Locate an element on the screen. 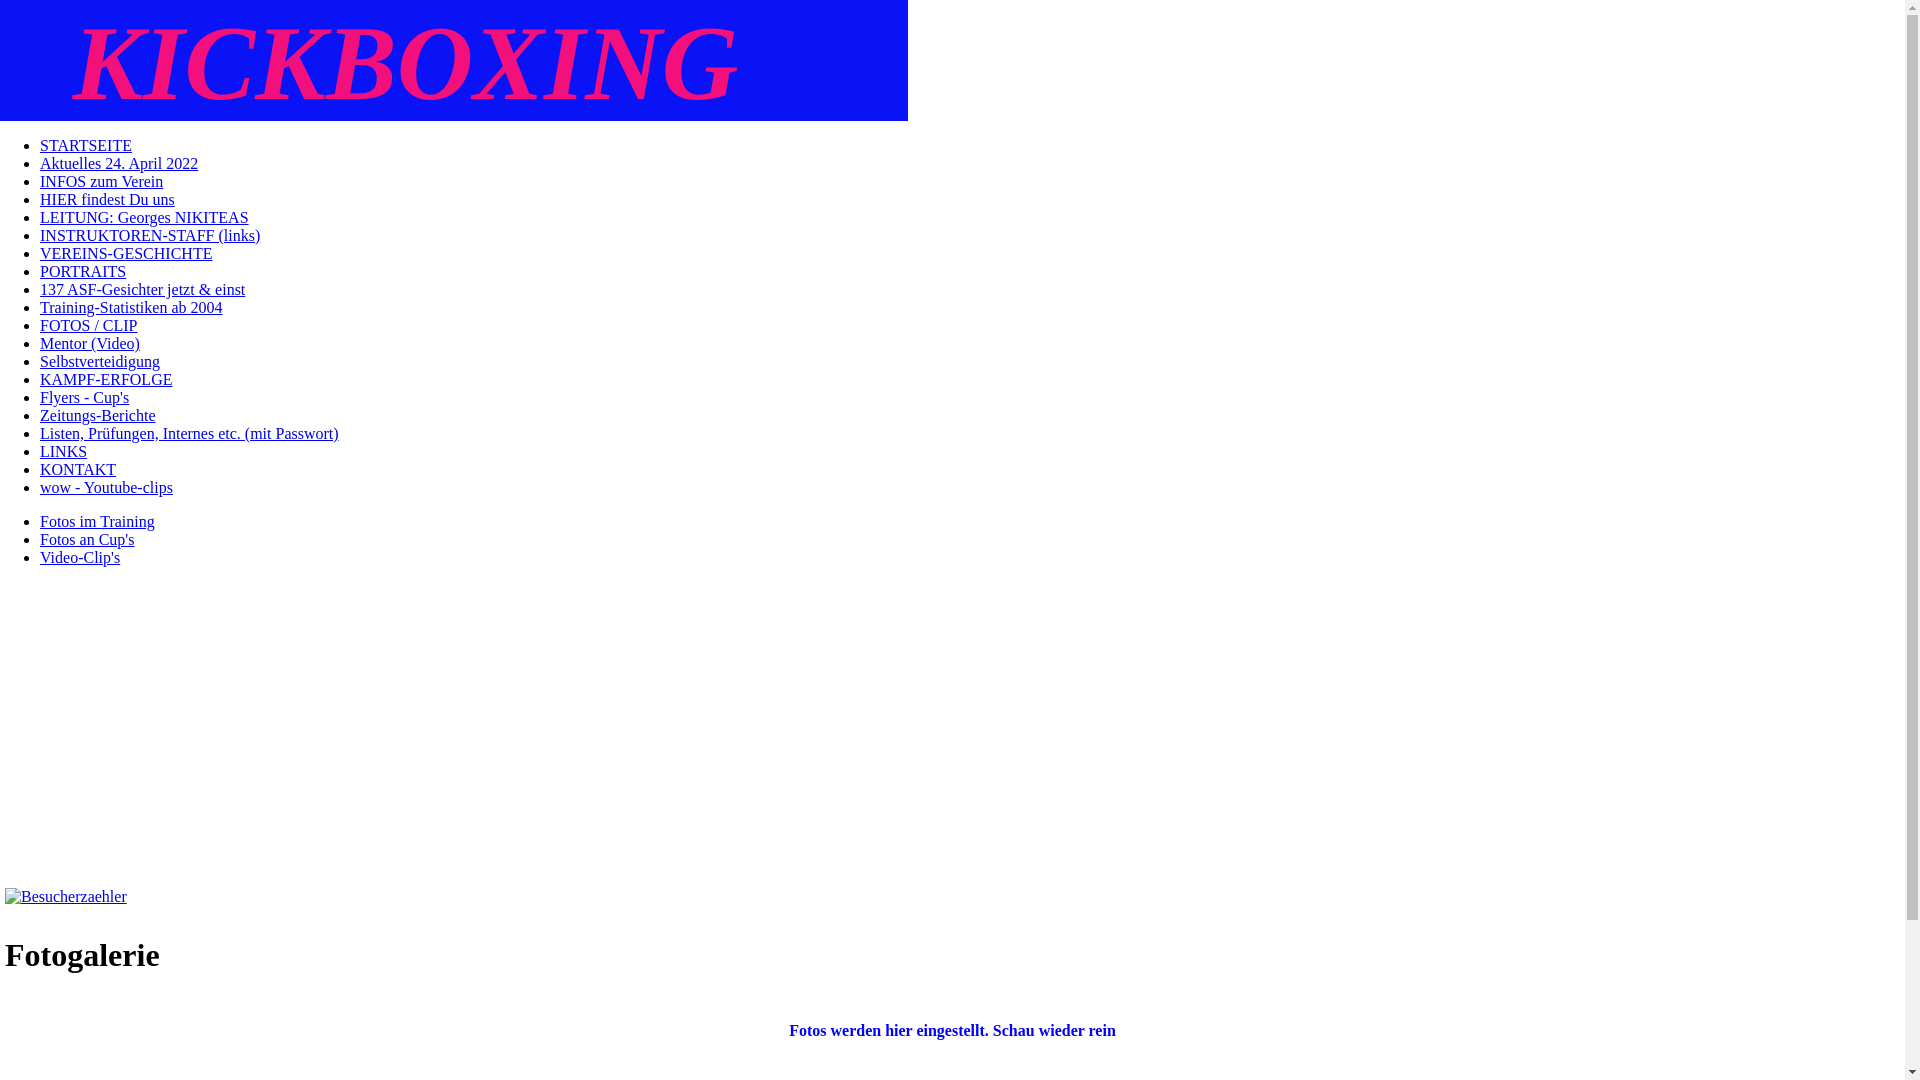  'VEREINS-GESCHICHTE' is located at coordinates (124, 252).